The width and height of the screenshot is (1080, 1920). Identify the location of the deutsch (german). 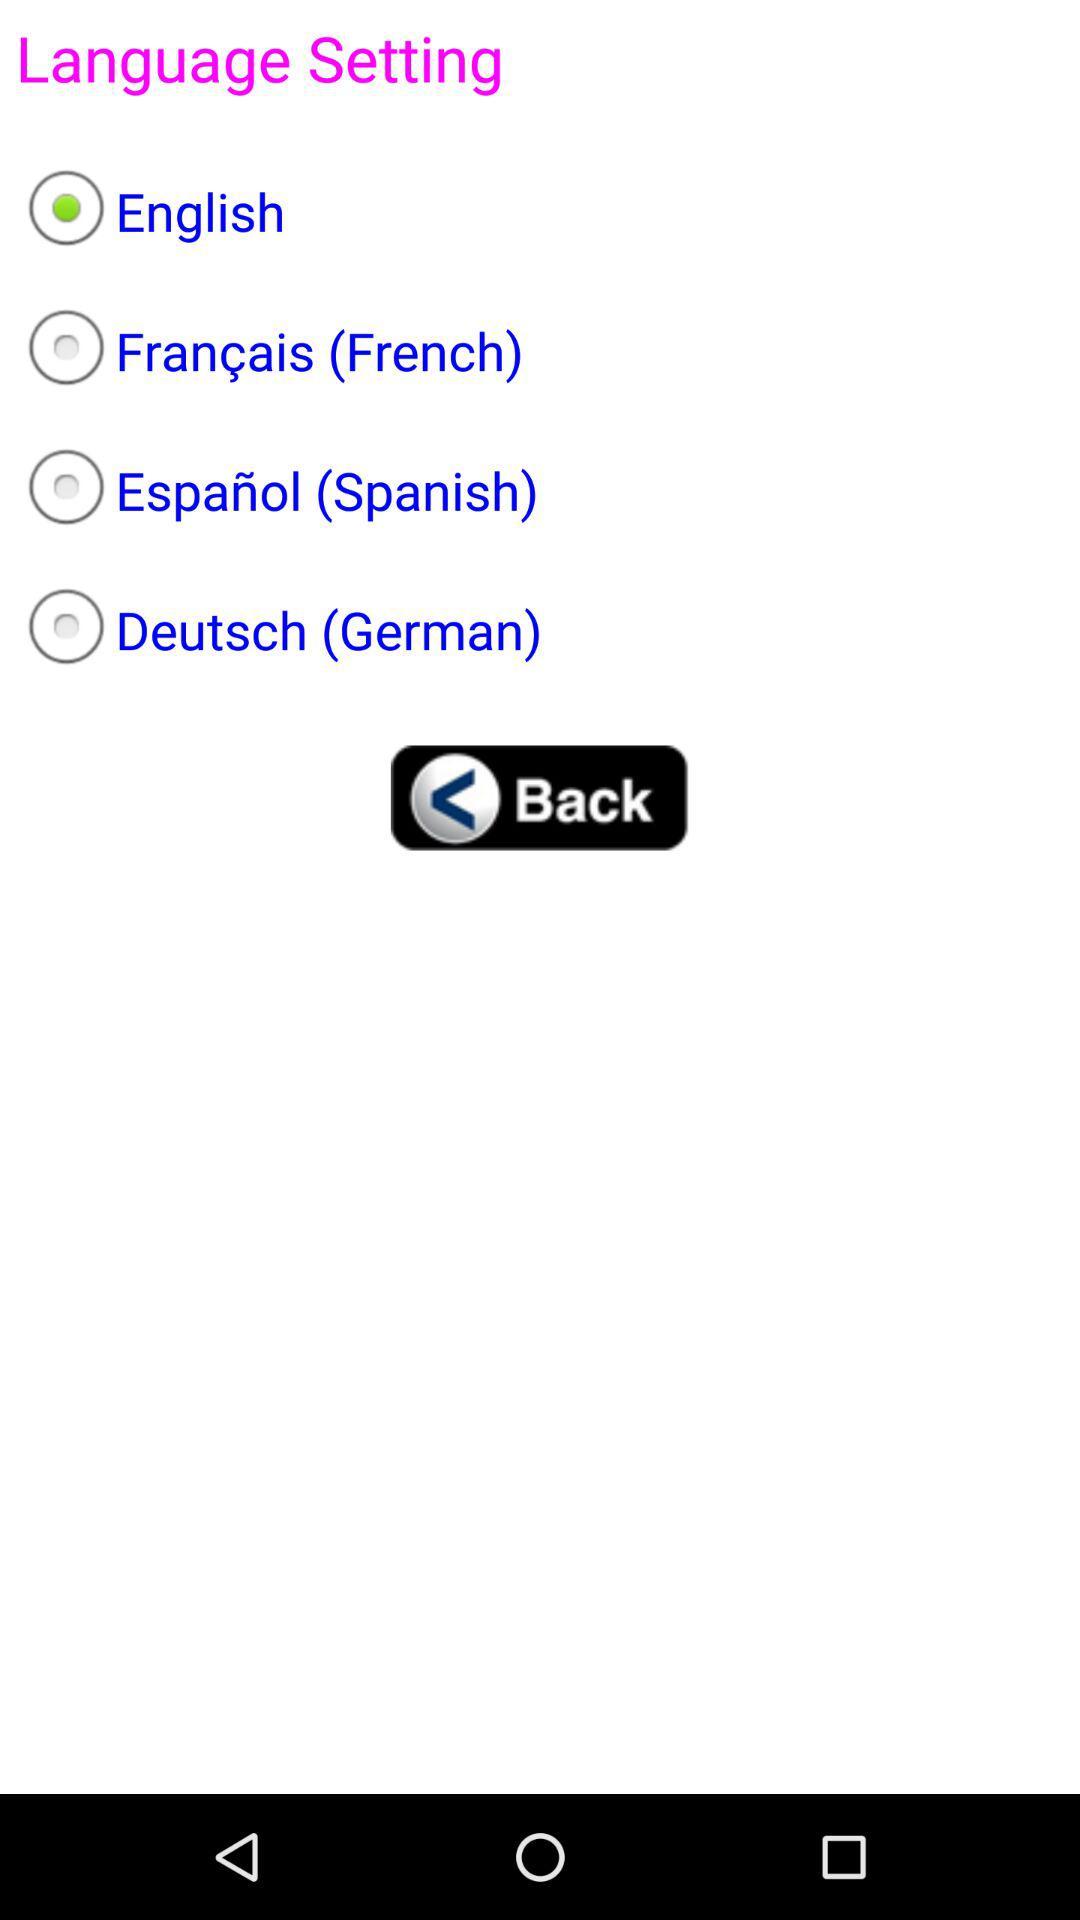
(540, 628).